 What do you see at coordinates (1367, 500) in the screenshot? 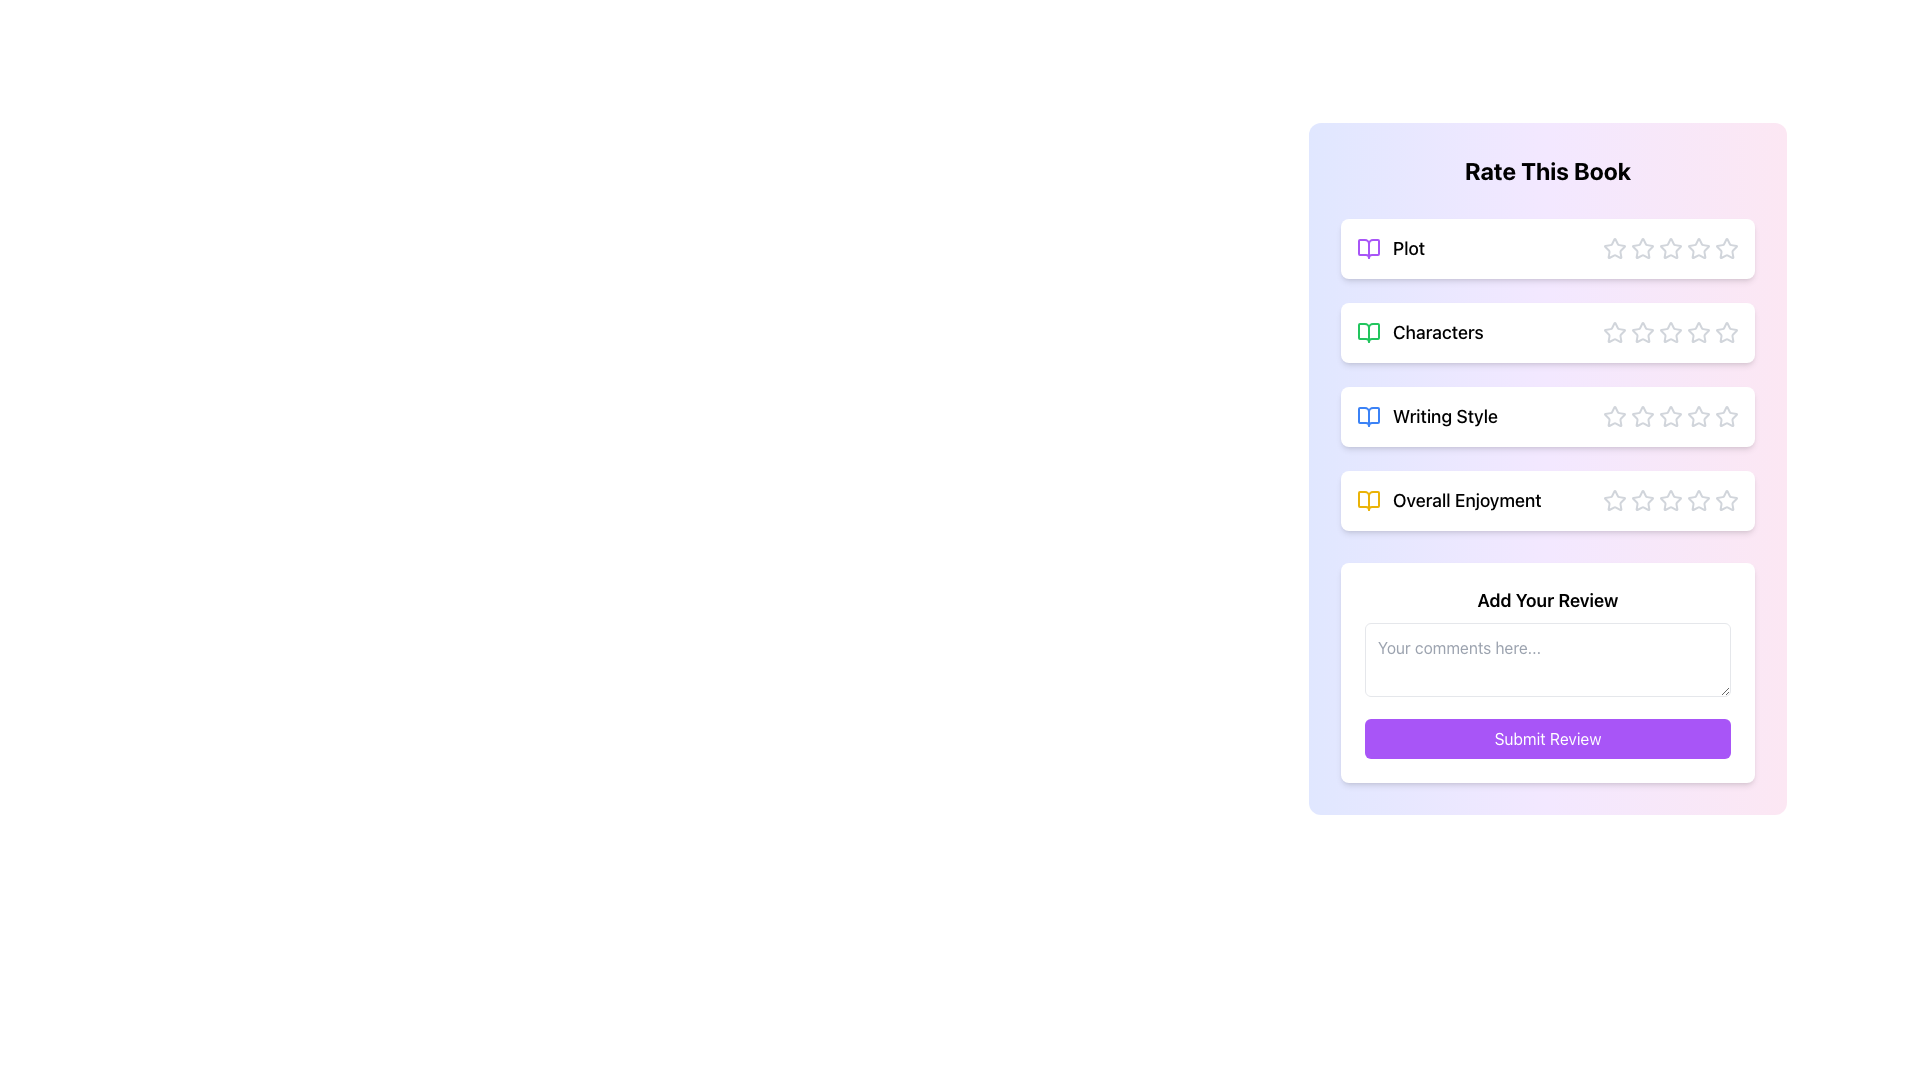
I see `the bottom-left part of the book-shaped icon located at the top of the 'Overall Enjoyment' rating section, which serves as a visual representation of books or reading` at bounding box center [1367, 500].